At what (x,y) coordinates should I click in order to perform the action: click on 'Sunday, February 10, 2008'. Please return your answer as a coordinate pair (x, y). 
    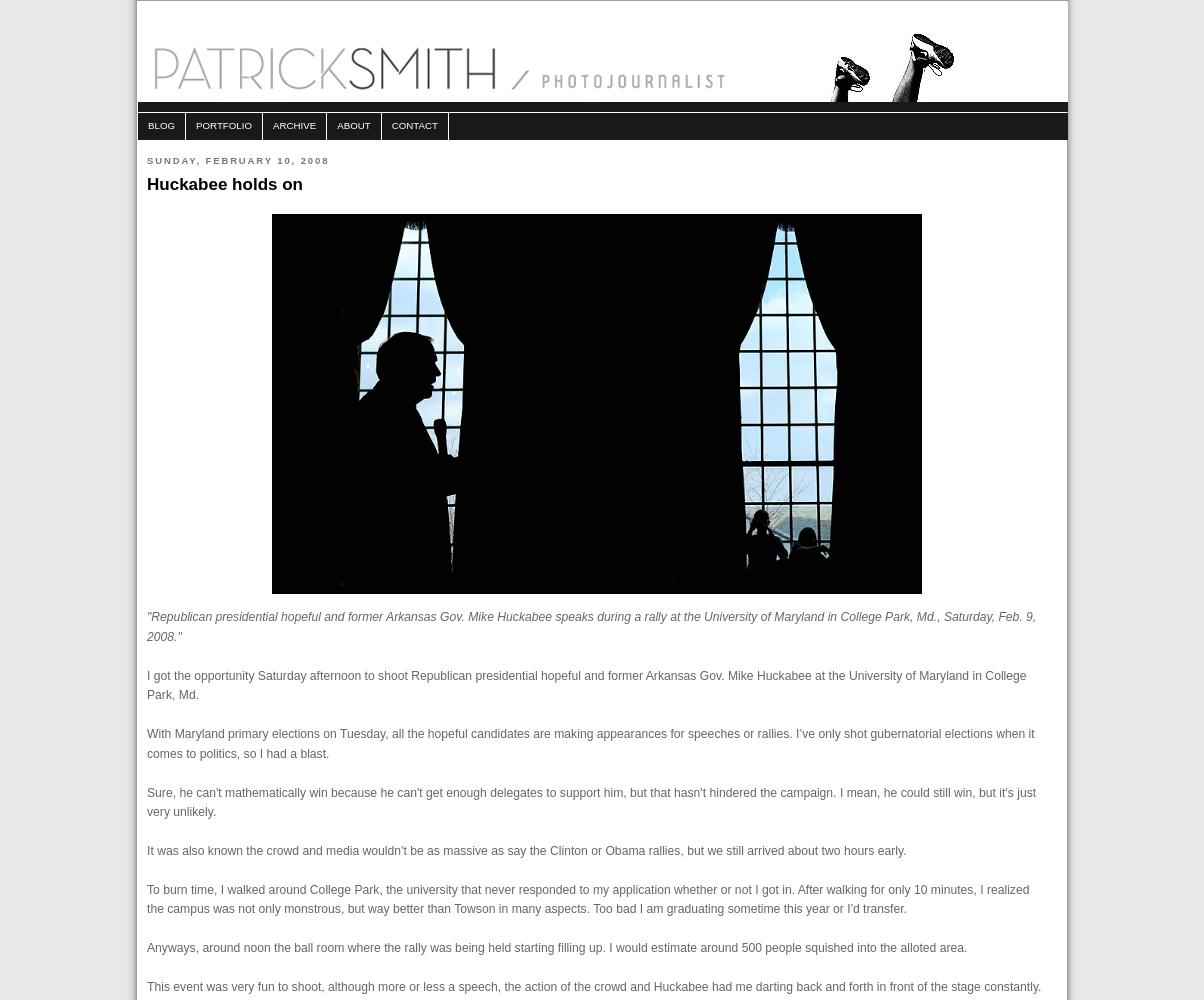
    Looking at the image, I should click on (238, 159).